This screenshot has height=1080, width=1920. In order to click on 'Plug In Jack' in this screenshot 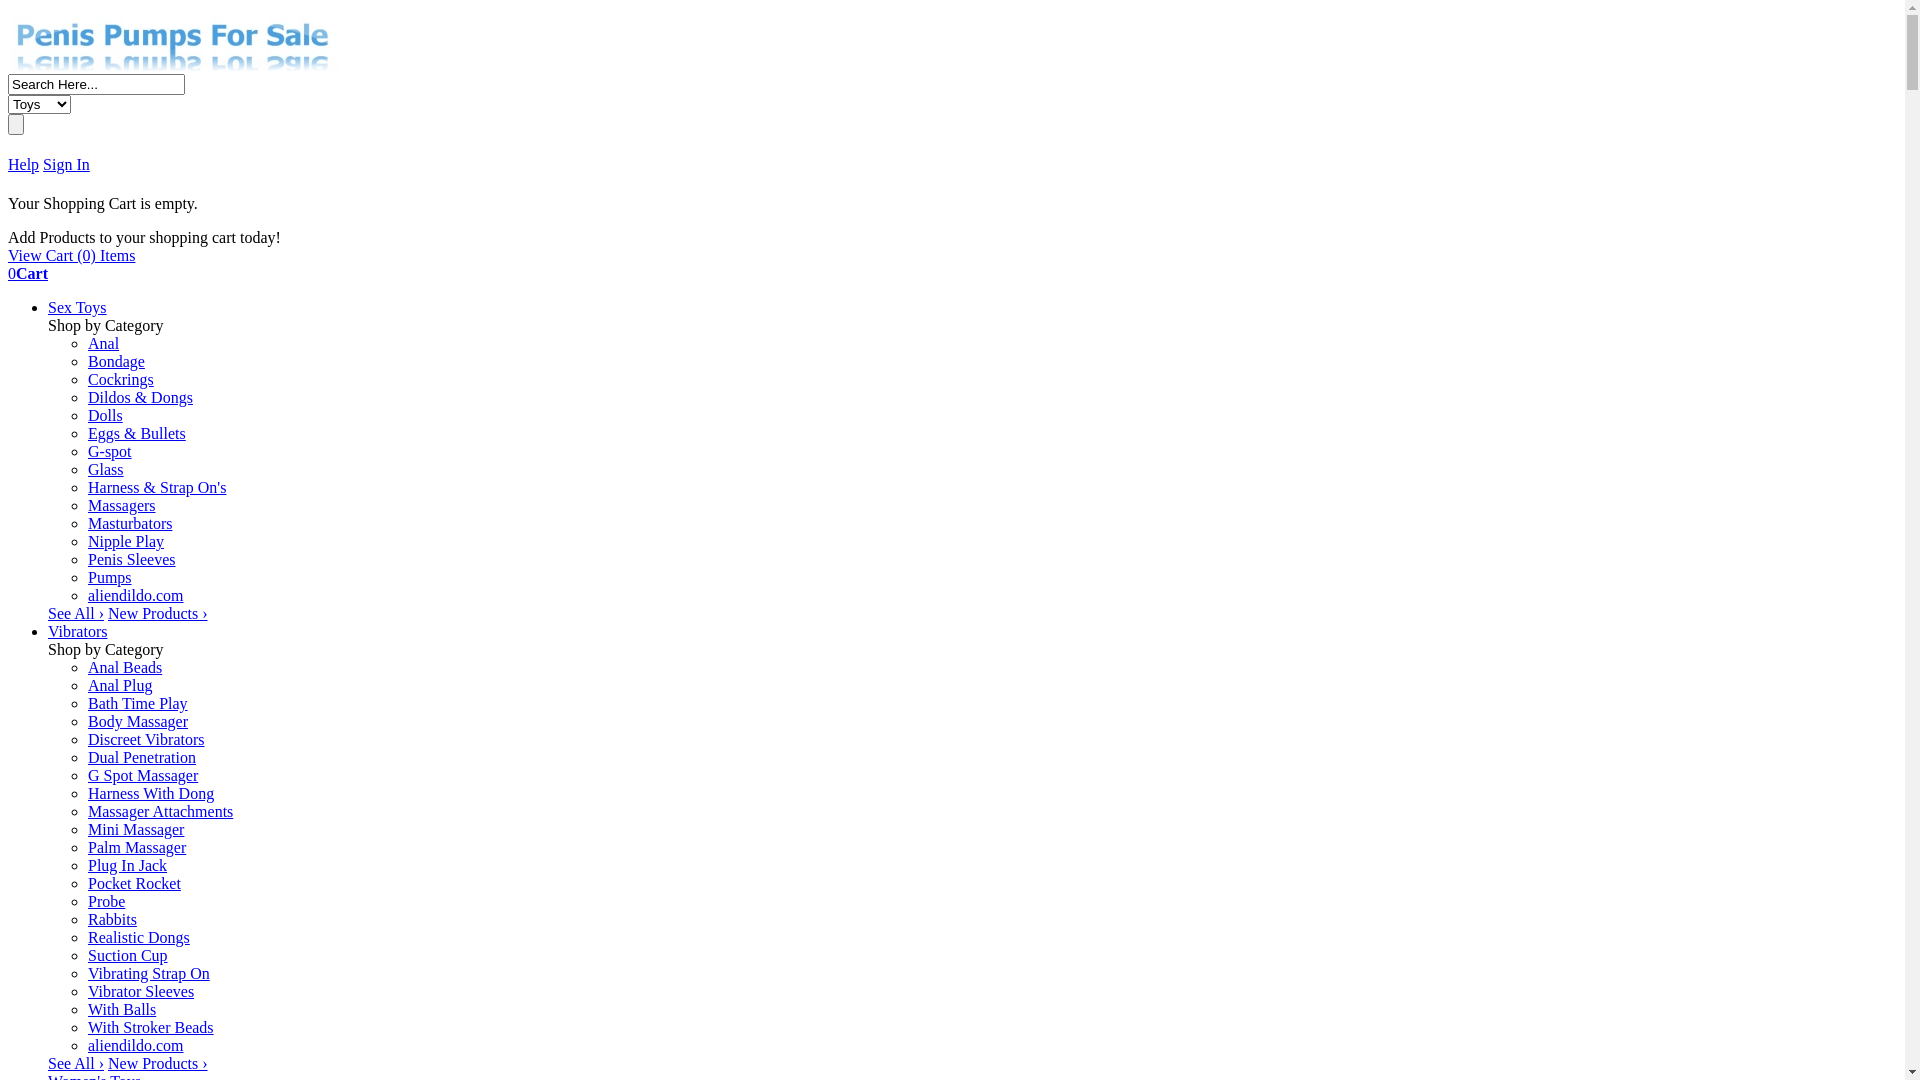, I will do `click(86, 864)`.